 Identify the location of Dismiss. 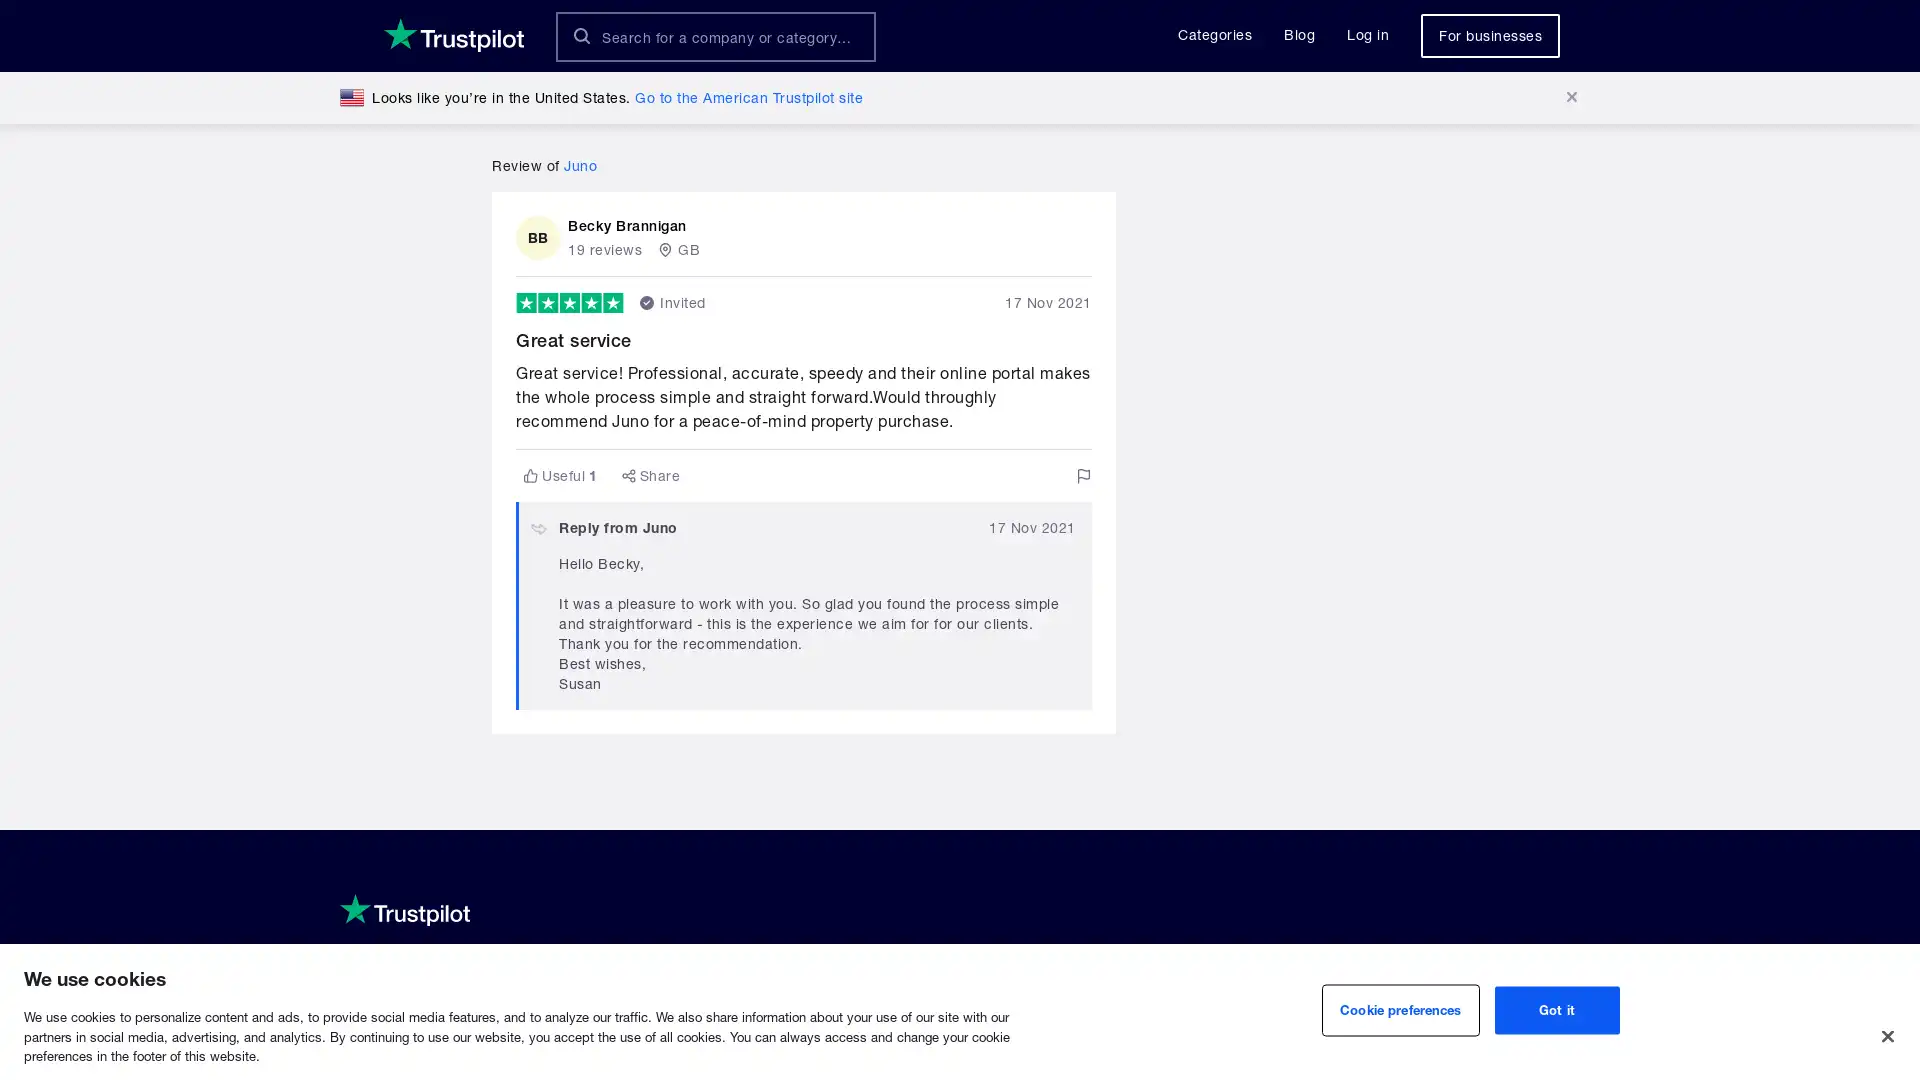
(1570, 97).